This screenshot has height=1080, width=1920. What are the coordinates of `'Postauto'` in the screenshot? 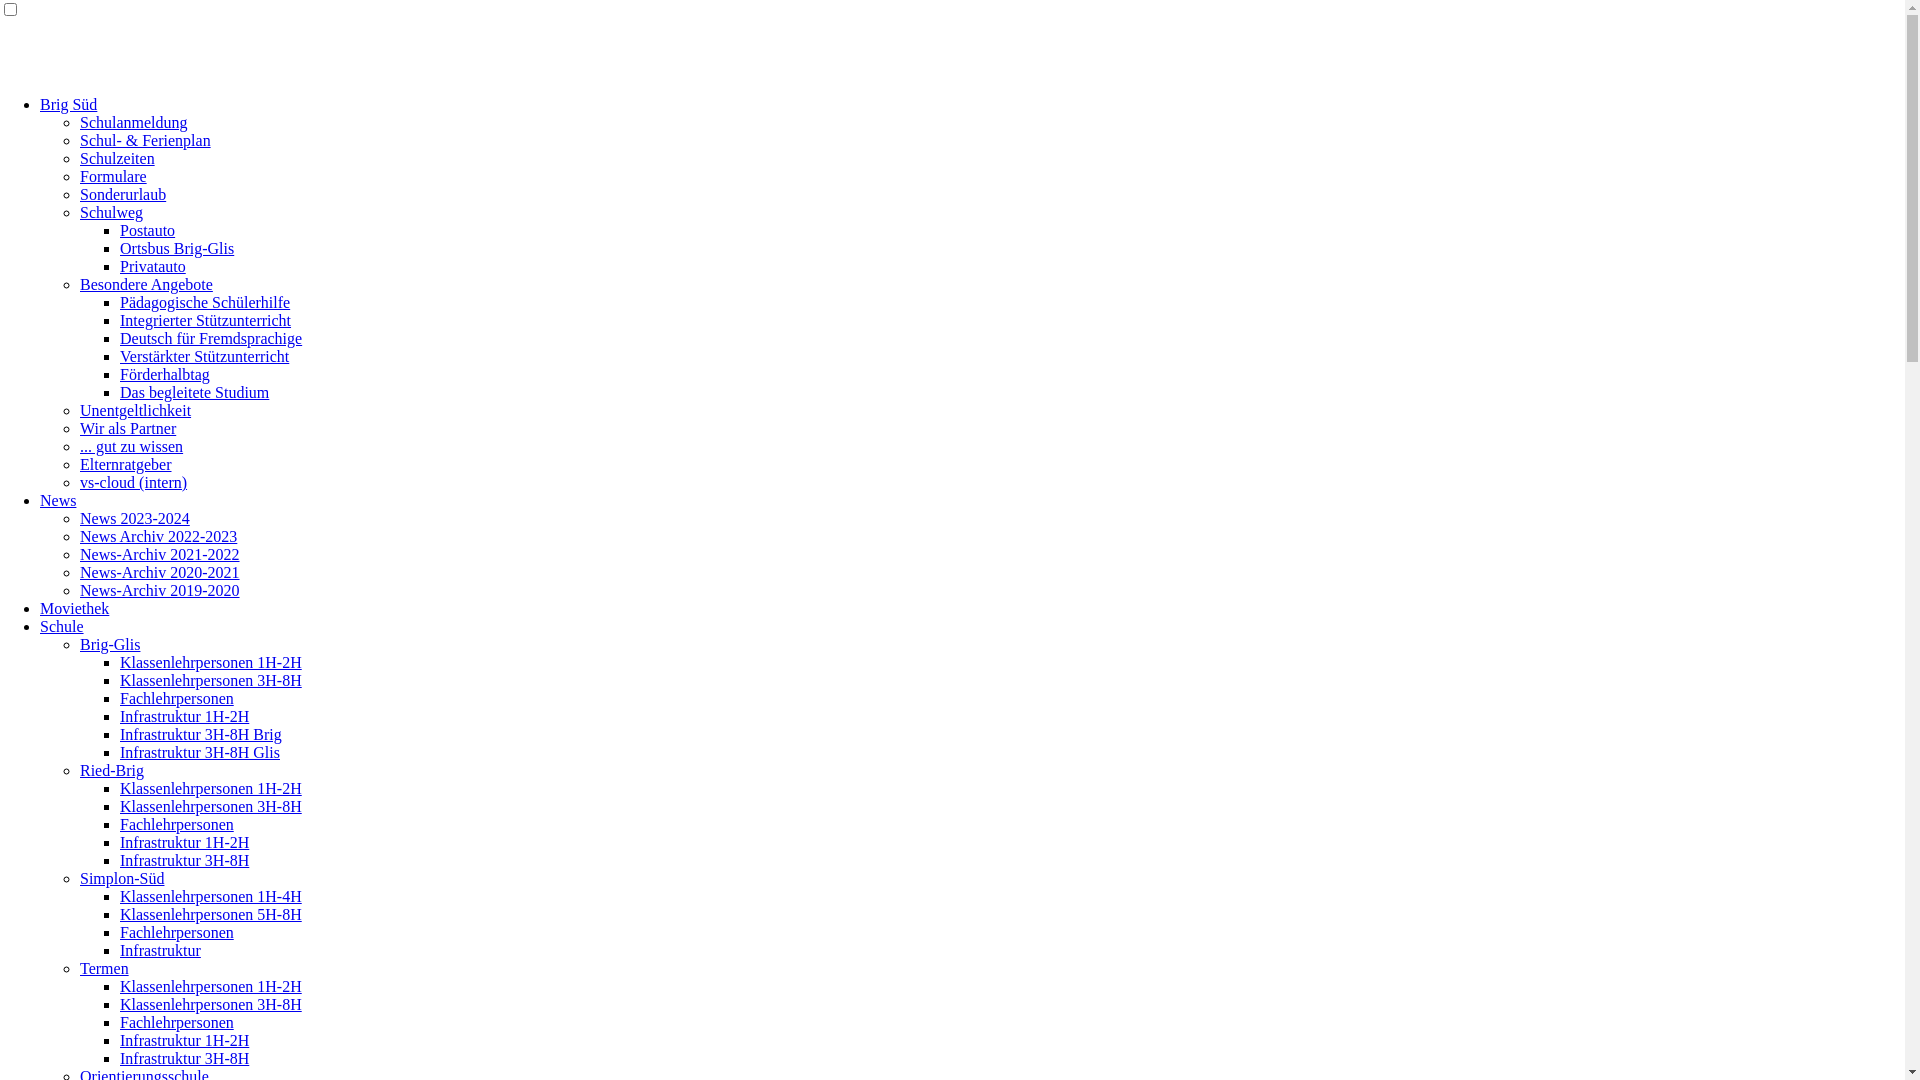 It's located at (146, 229).